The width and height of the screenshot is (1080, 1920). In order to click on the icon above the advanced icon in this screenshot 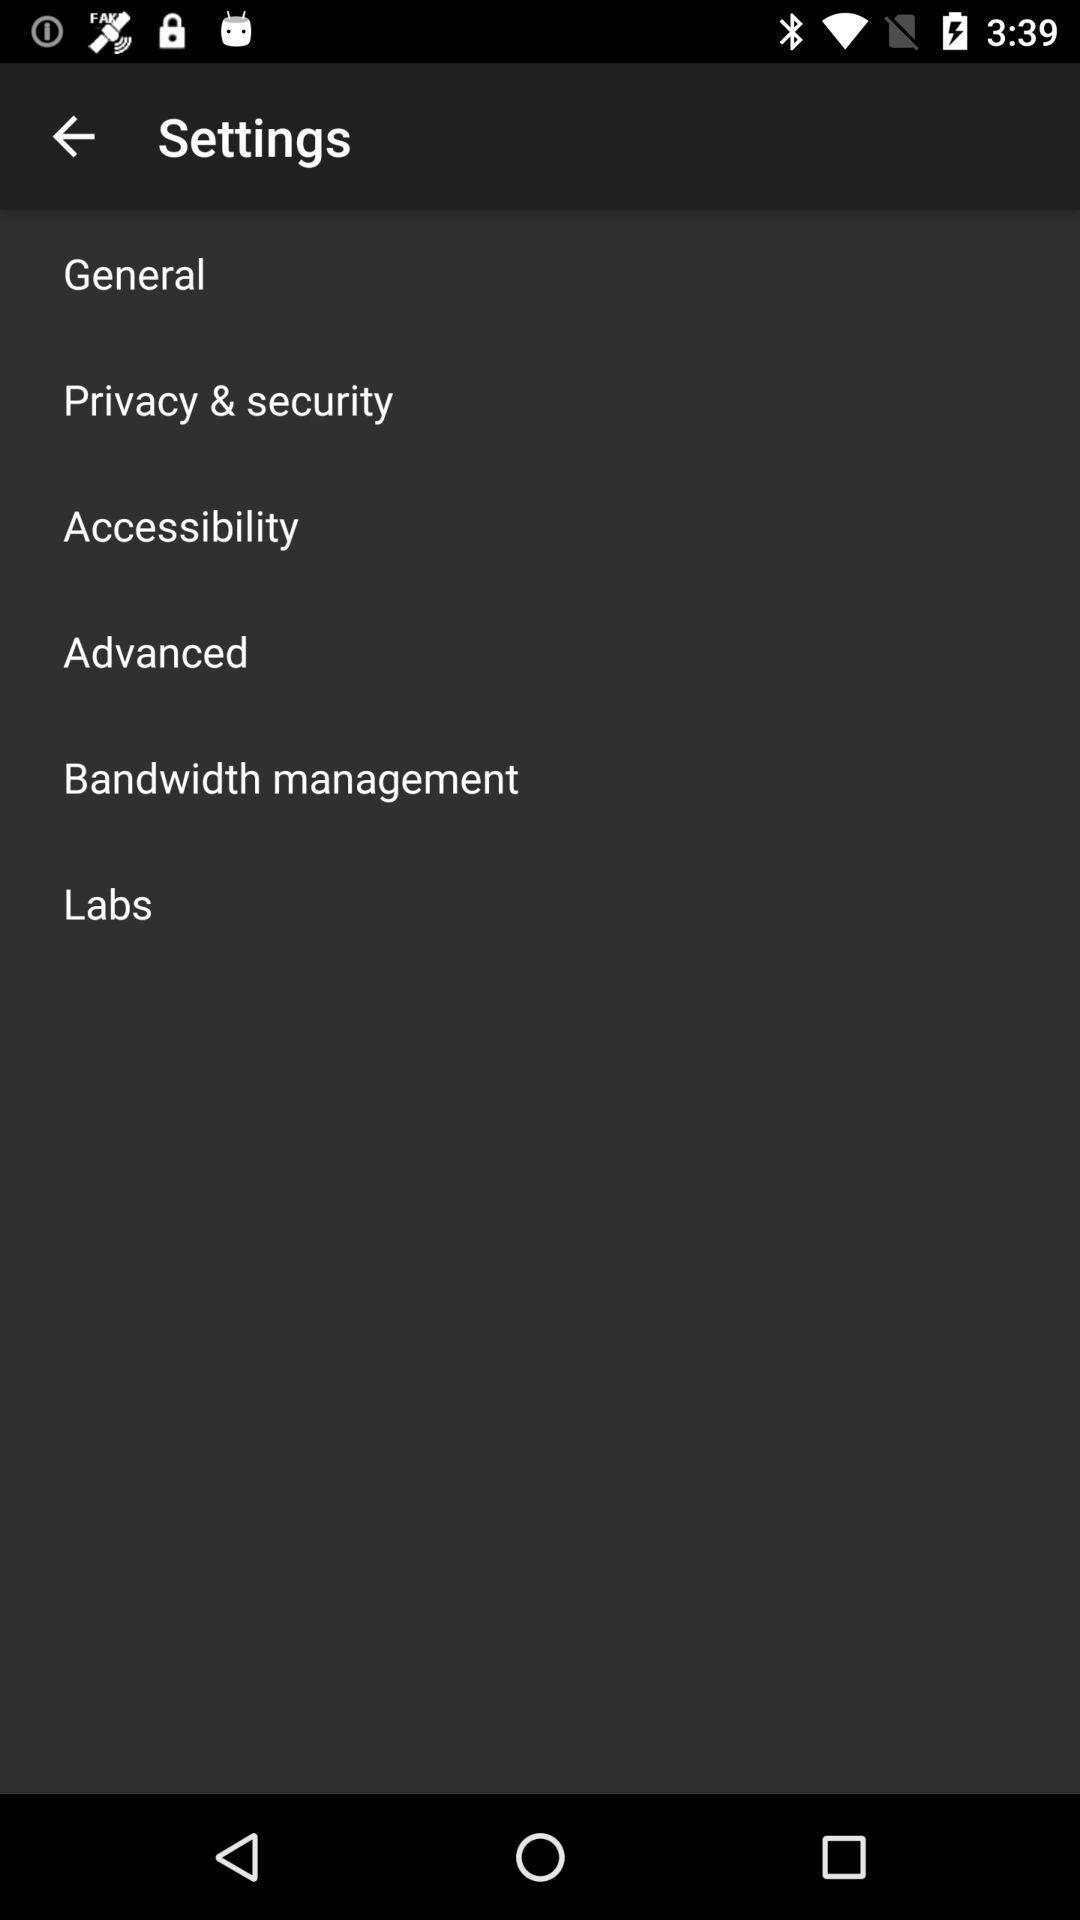, I will do `click(181, 524)`.